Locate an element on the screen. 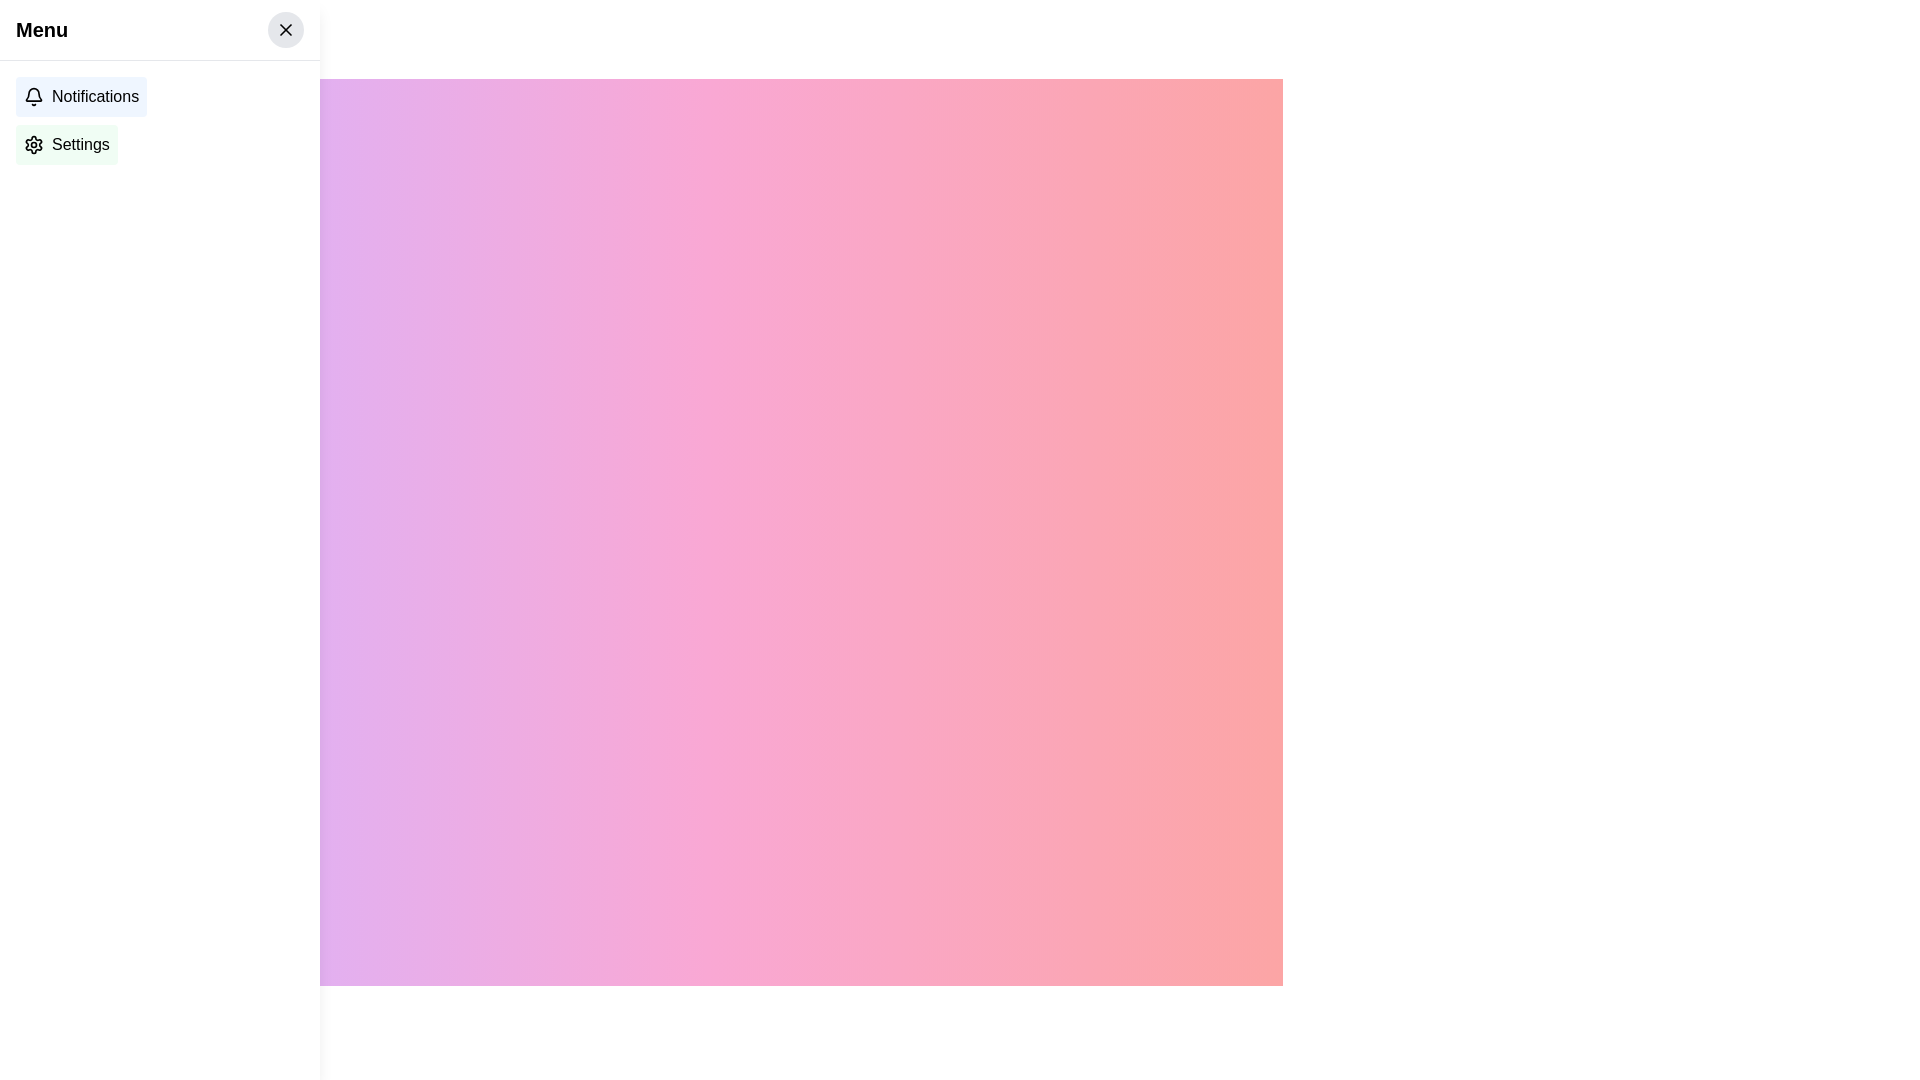  the small 'X' SVG icon within the rounded button located in the top-right corner of the vertical menu panel is located at coordinates (285, 30).